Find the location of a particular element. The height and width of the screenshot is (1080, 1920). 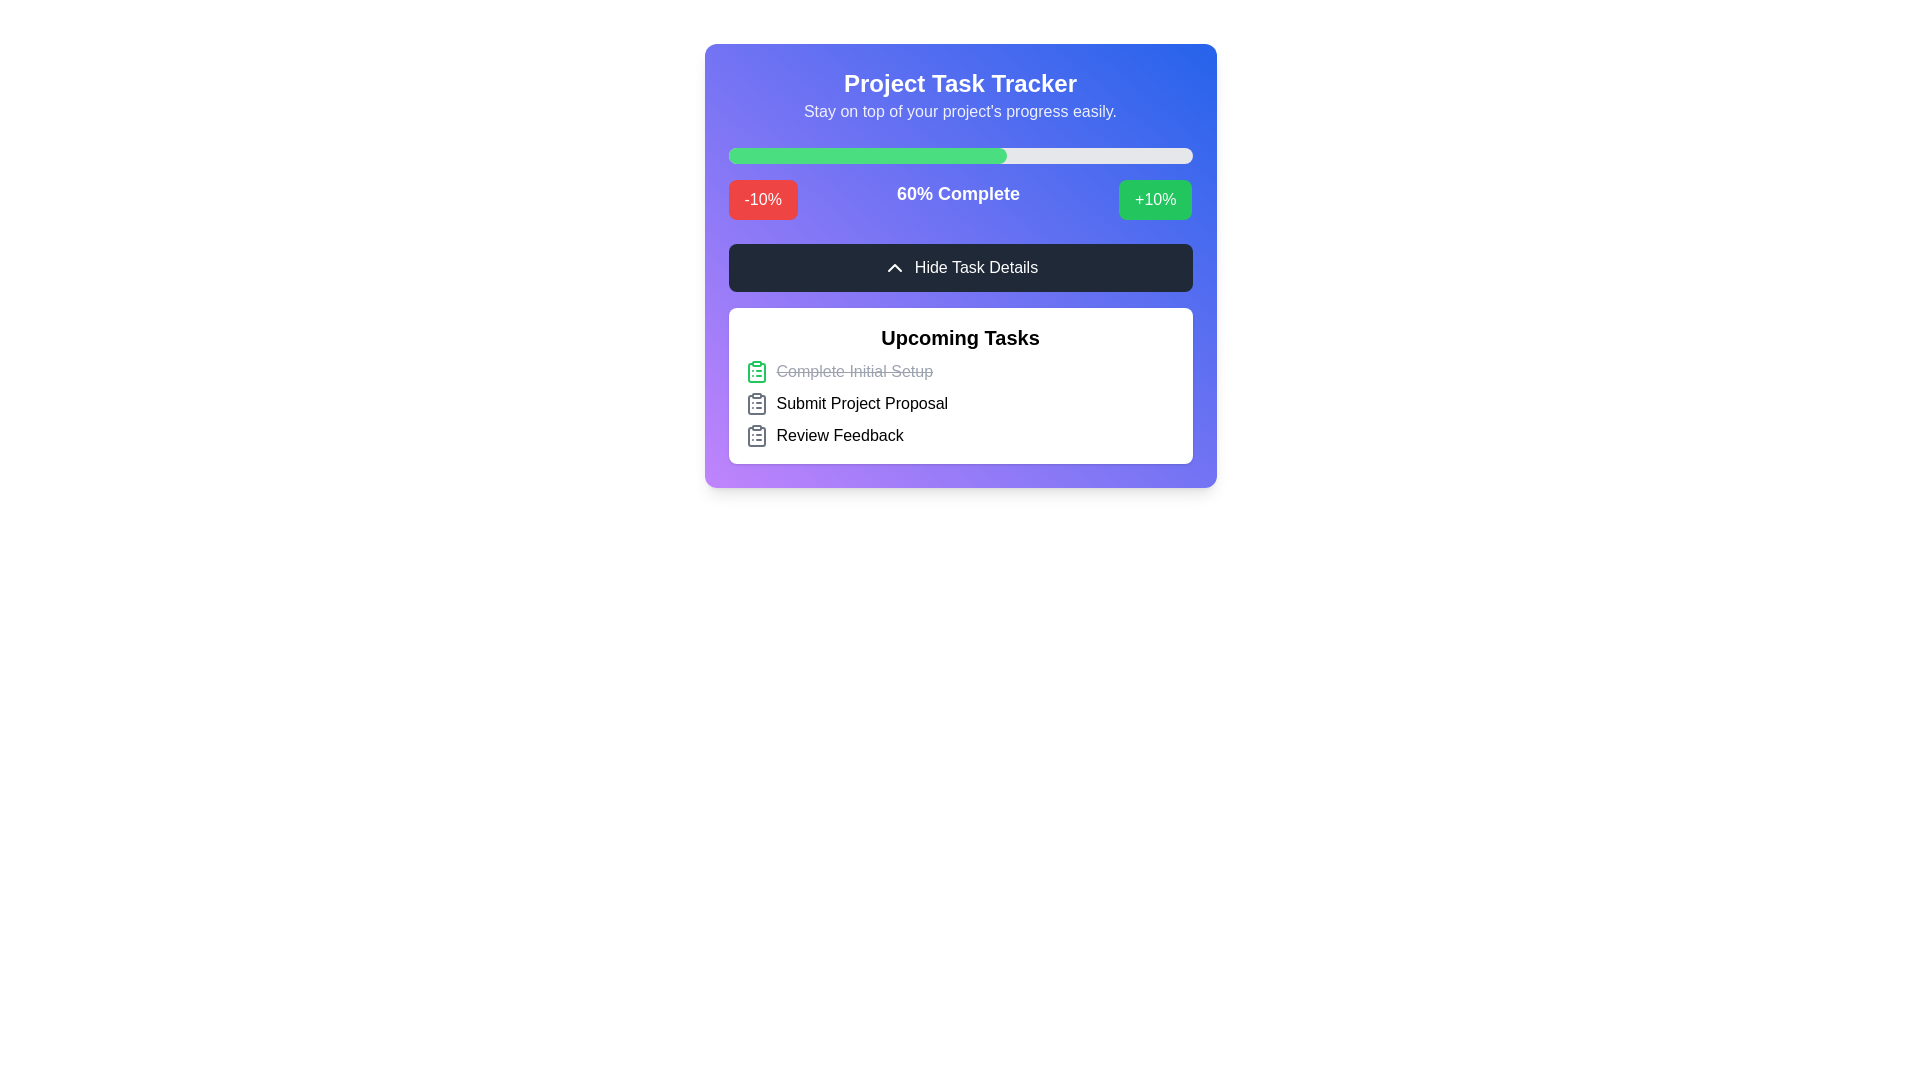

the rectangular progress bar with a grey background and rounded corners, which visually indicates the project's progress percentage is located at coordinates (960, 154).